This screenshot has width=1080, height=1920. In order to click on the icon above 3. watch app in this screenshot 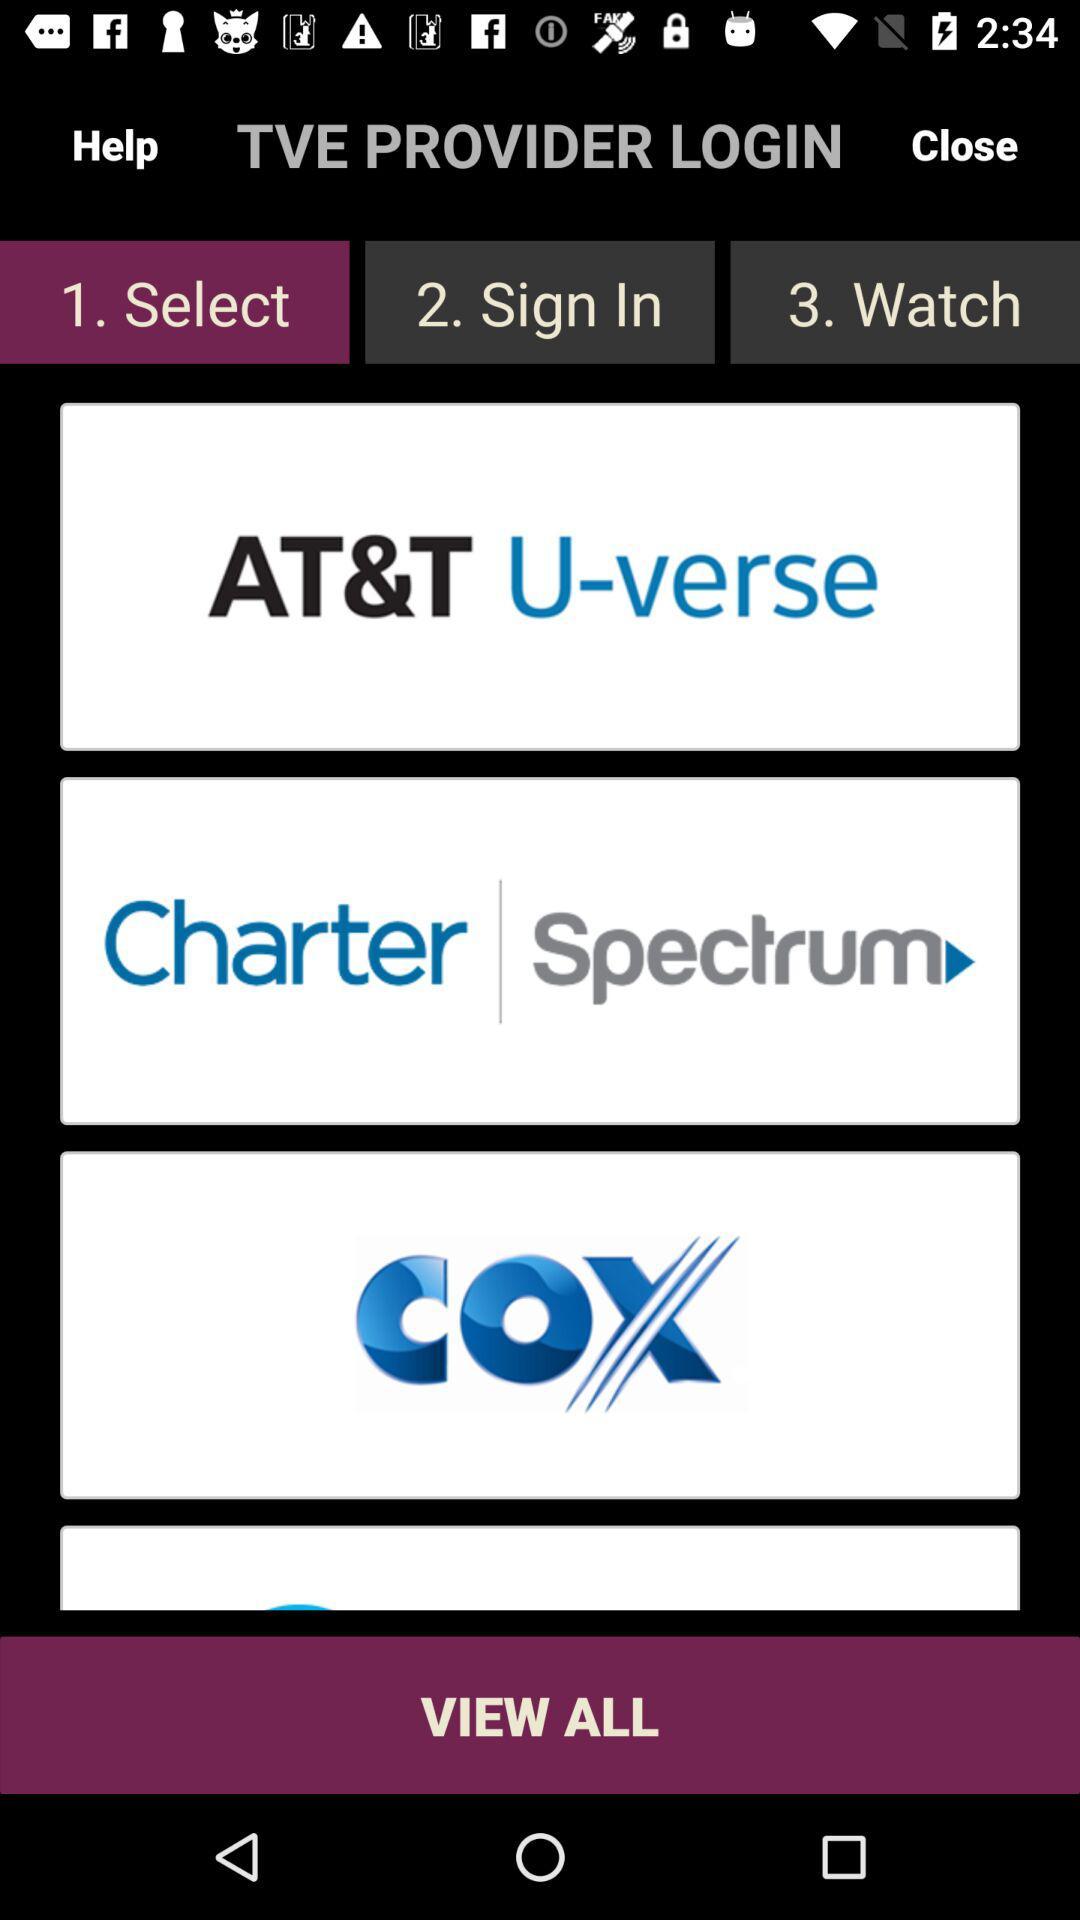, I will do `click(963, 143)`.